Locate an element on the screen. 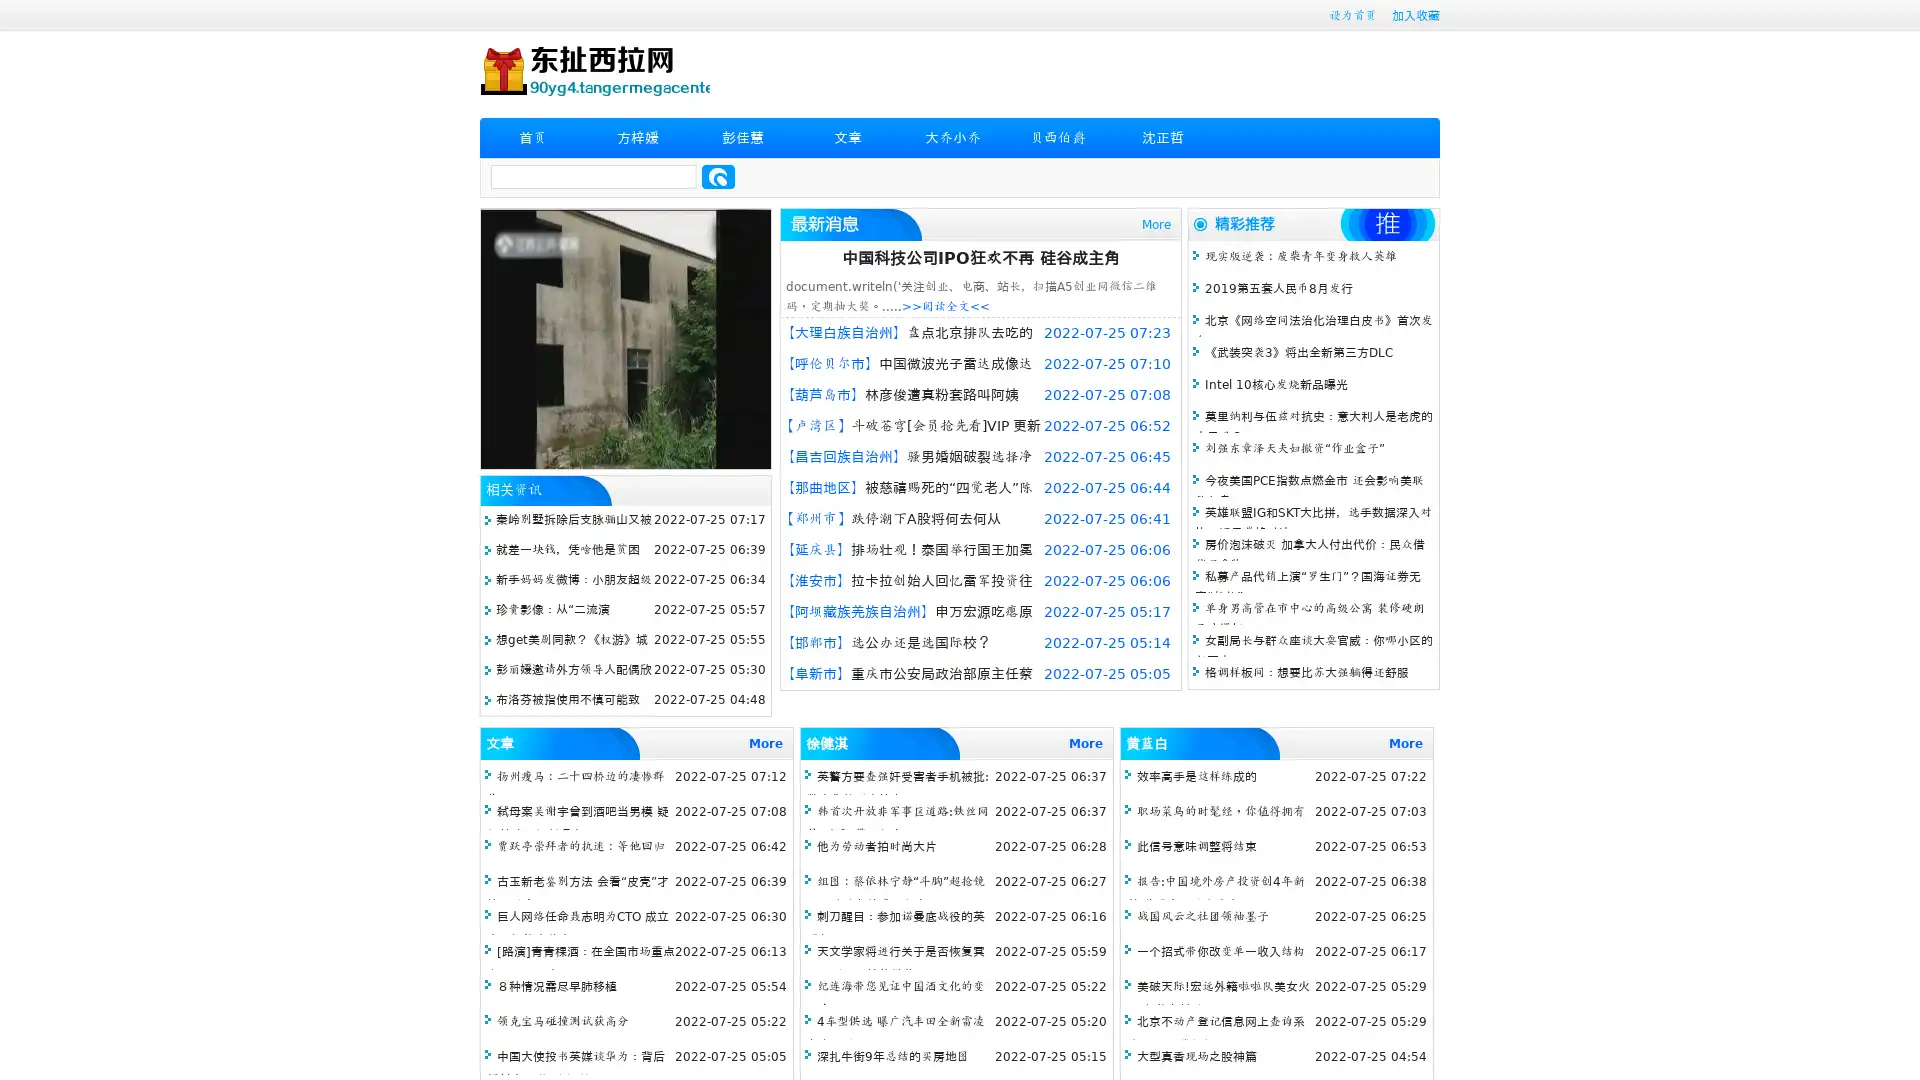  Search is located at coordinates (718, 176).